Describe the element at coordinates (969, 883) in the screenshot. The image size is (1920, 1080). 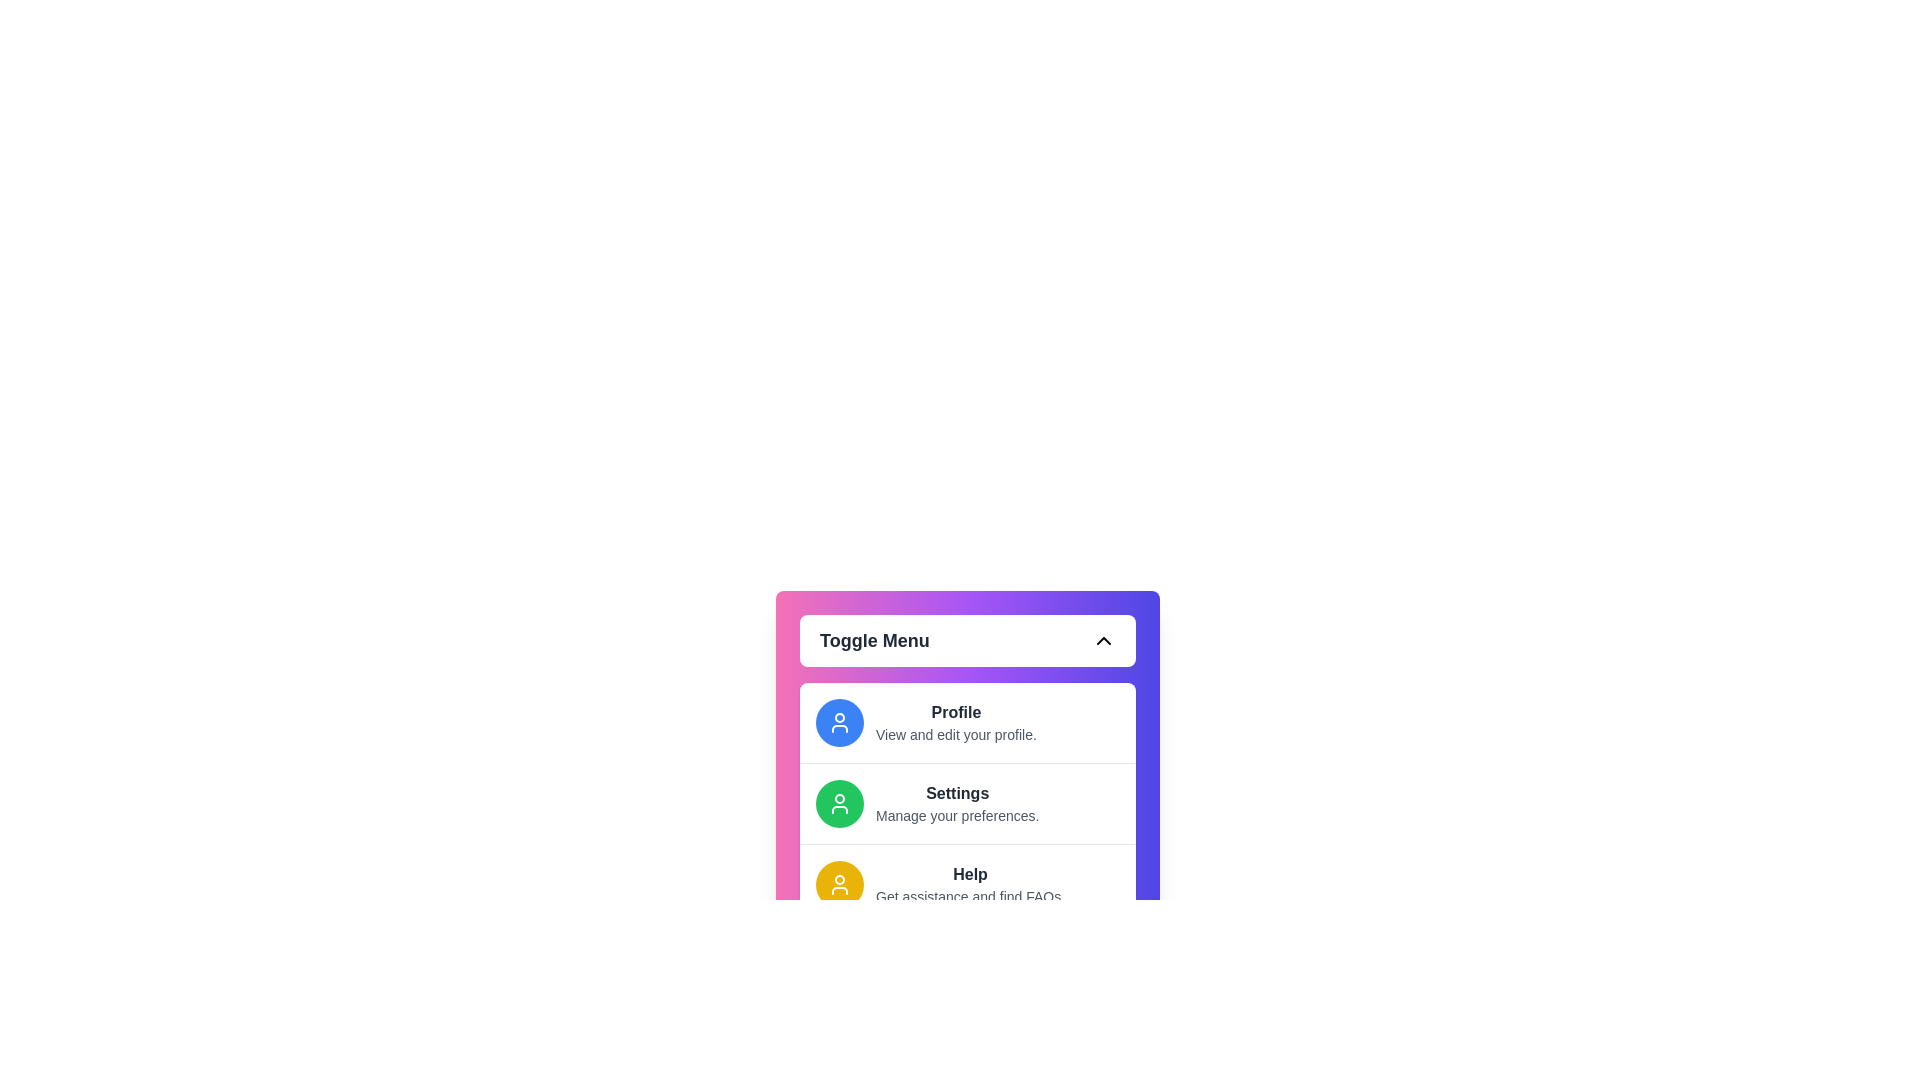
I see `the 'Help' menu item to interact with it` at that location.